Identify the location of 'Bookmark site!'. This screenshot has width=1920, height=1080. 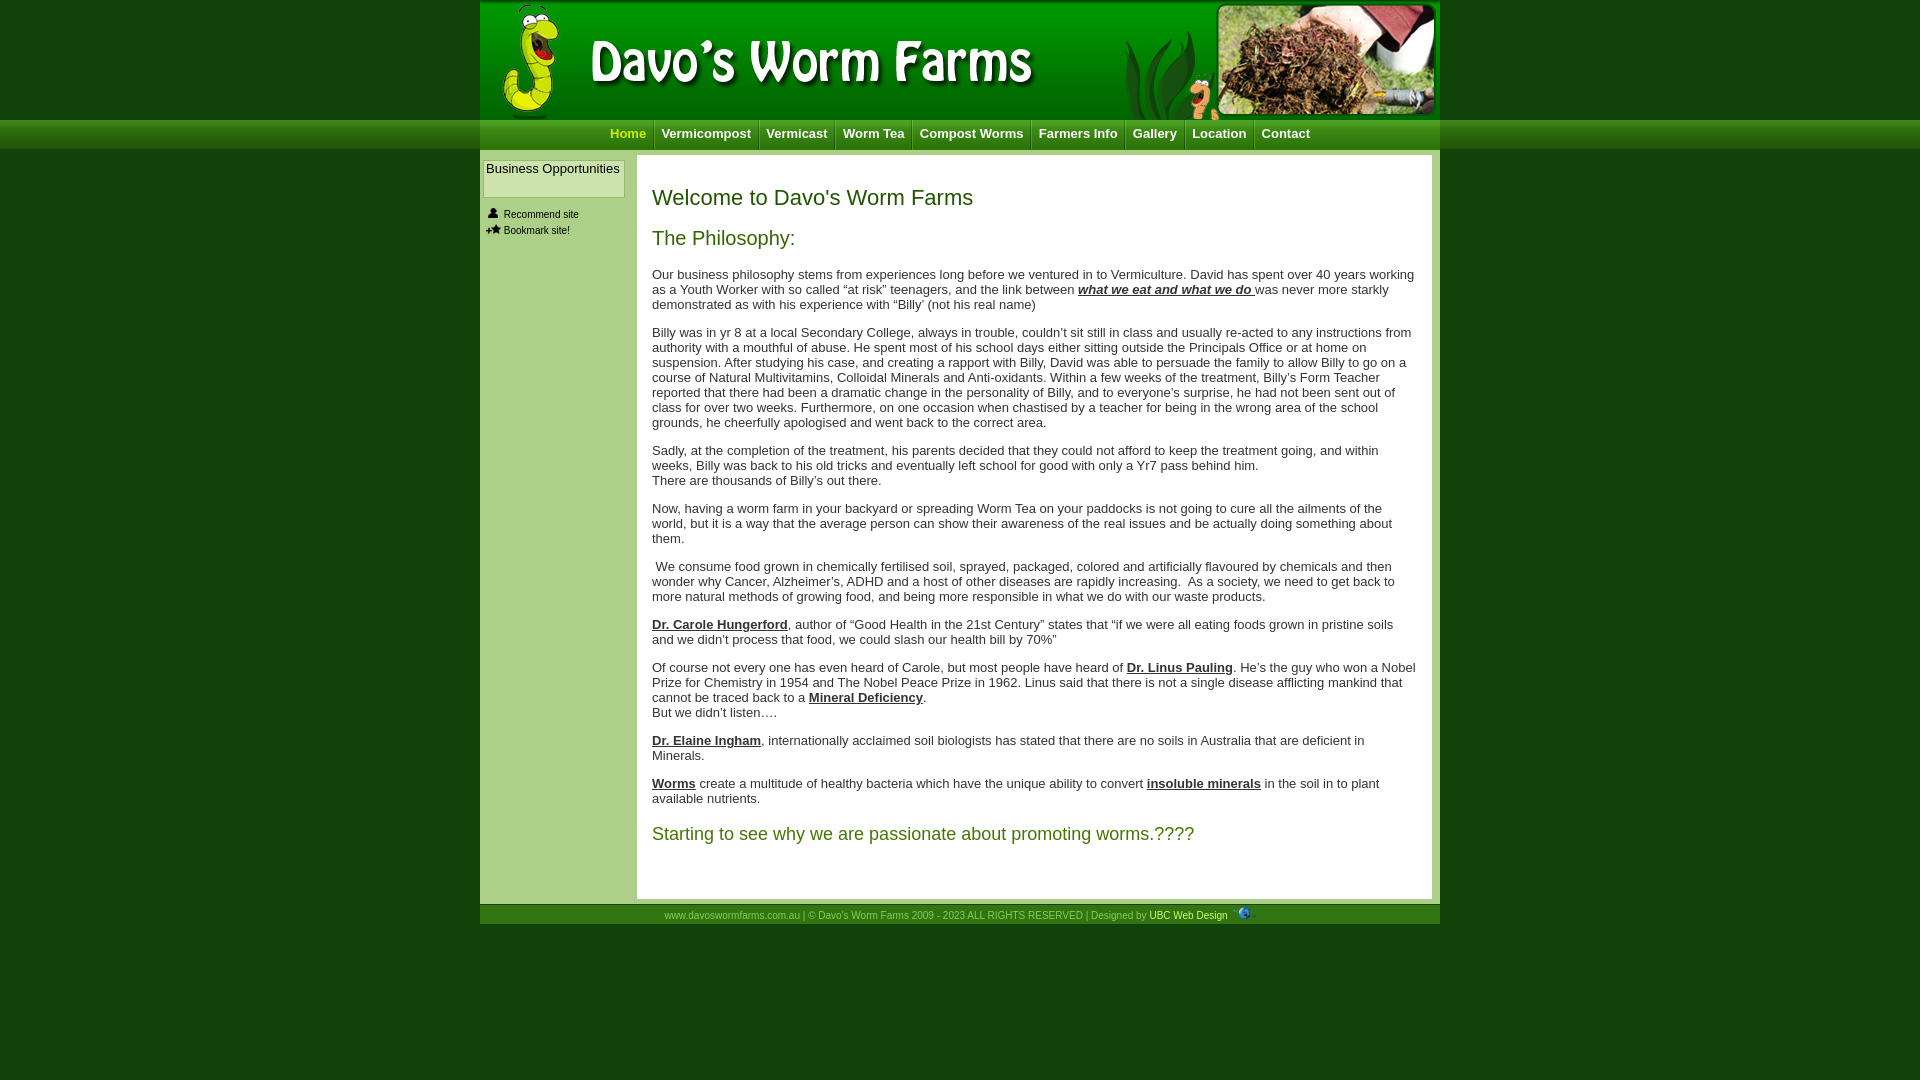
(537, 229).